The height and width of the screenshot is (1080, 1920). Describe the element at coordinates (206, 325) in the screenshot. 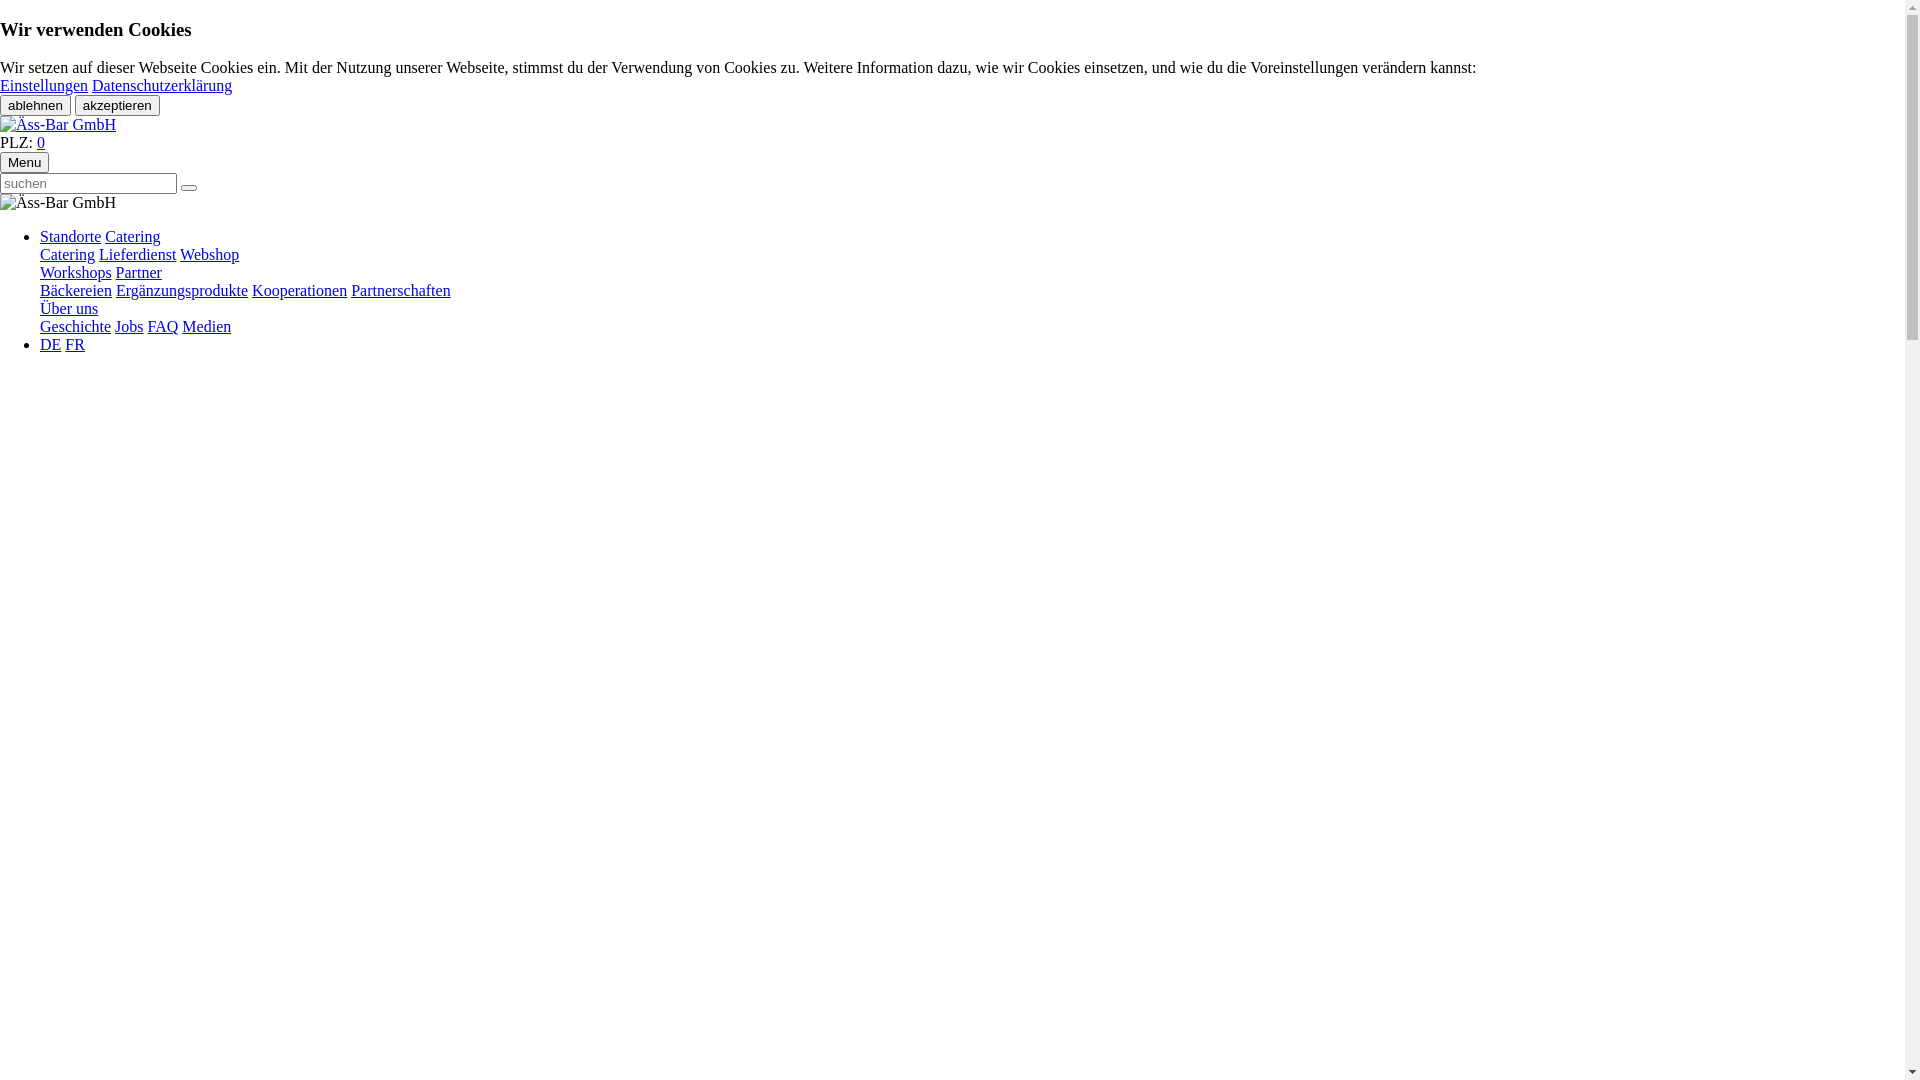

I see `'Medien'` at that location.